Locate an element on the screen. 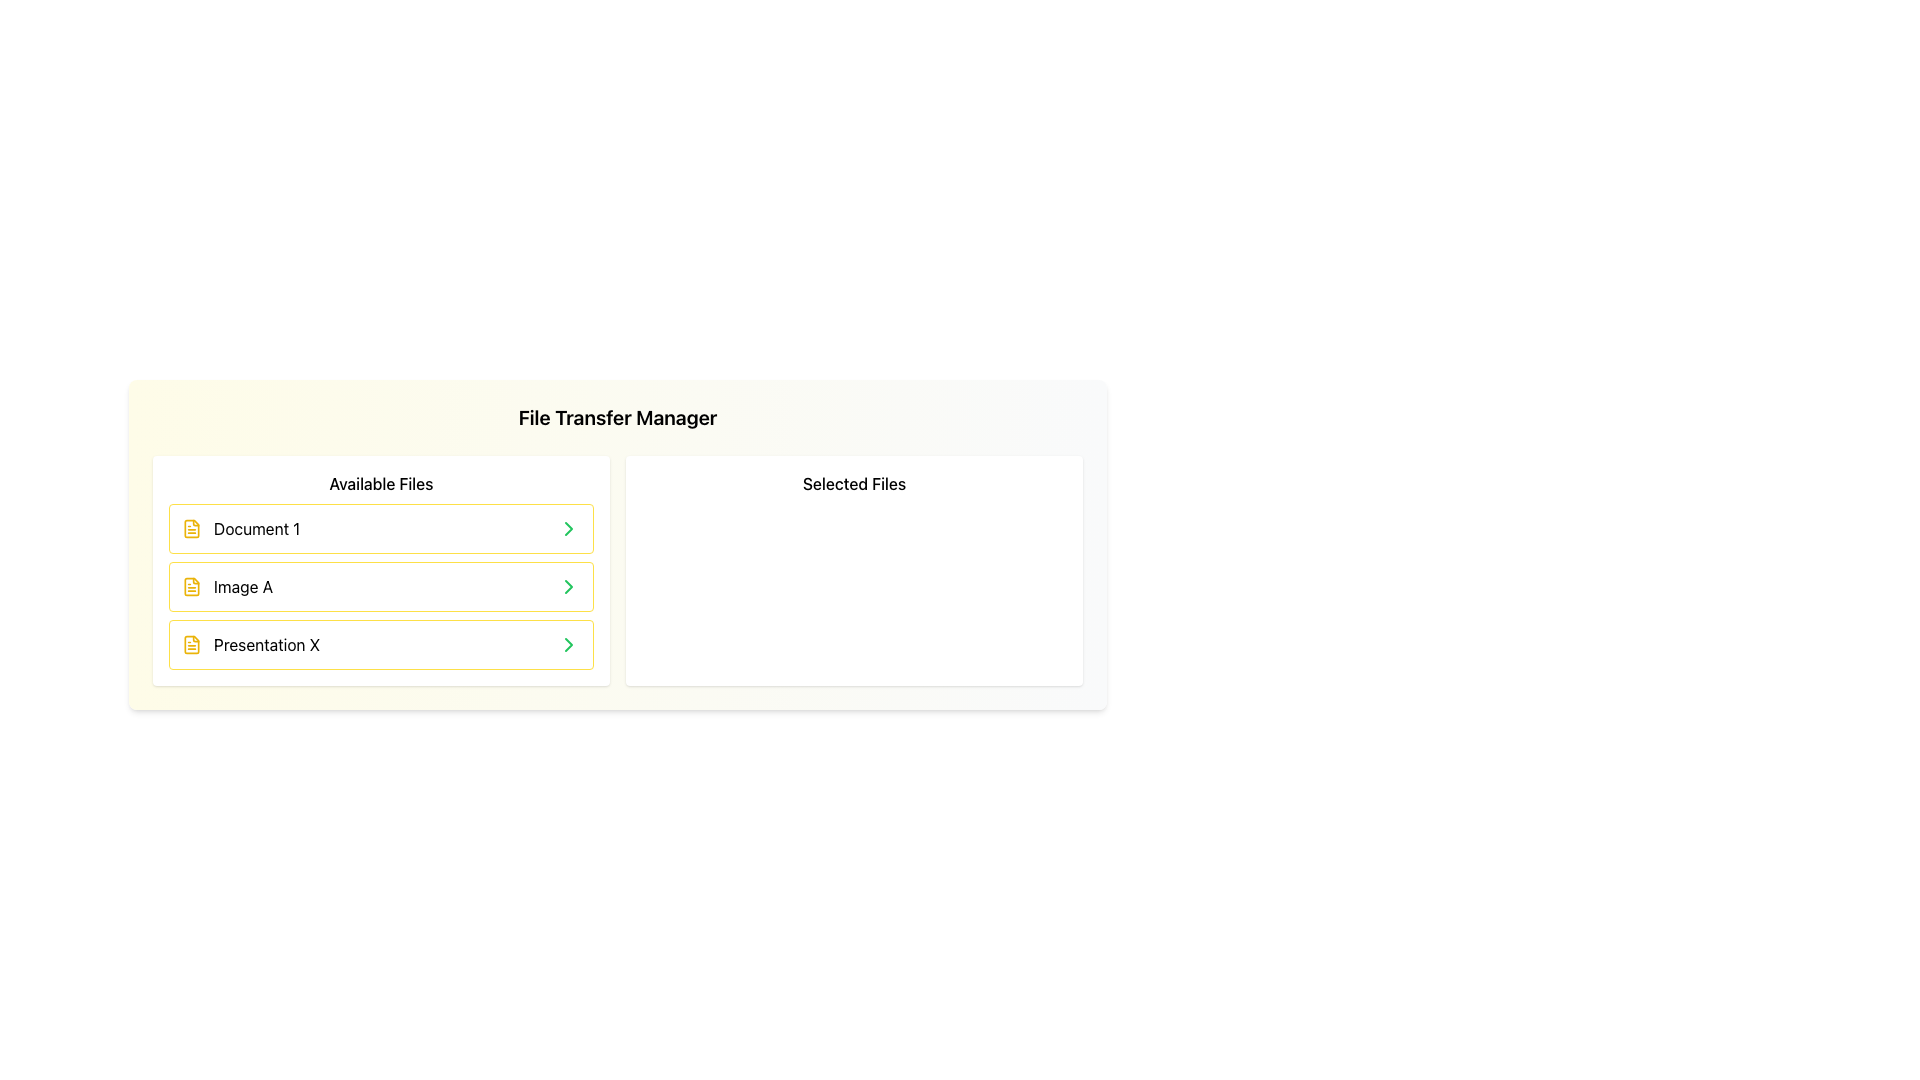 The height and width of the screenshot is (1080, 1920). the text label displaying 'Image A' is located at coordinates (242, 585).